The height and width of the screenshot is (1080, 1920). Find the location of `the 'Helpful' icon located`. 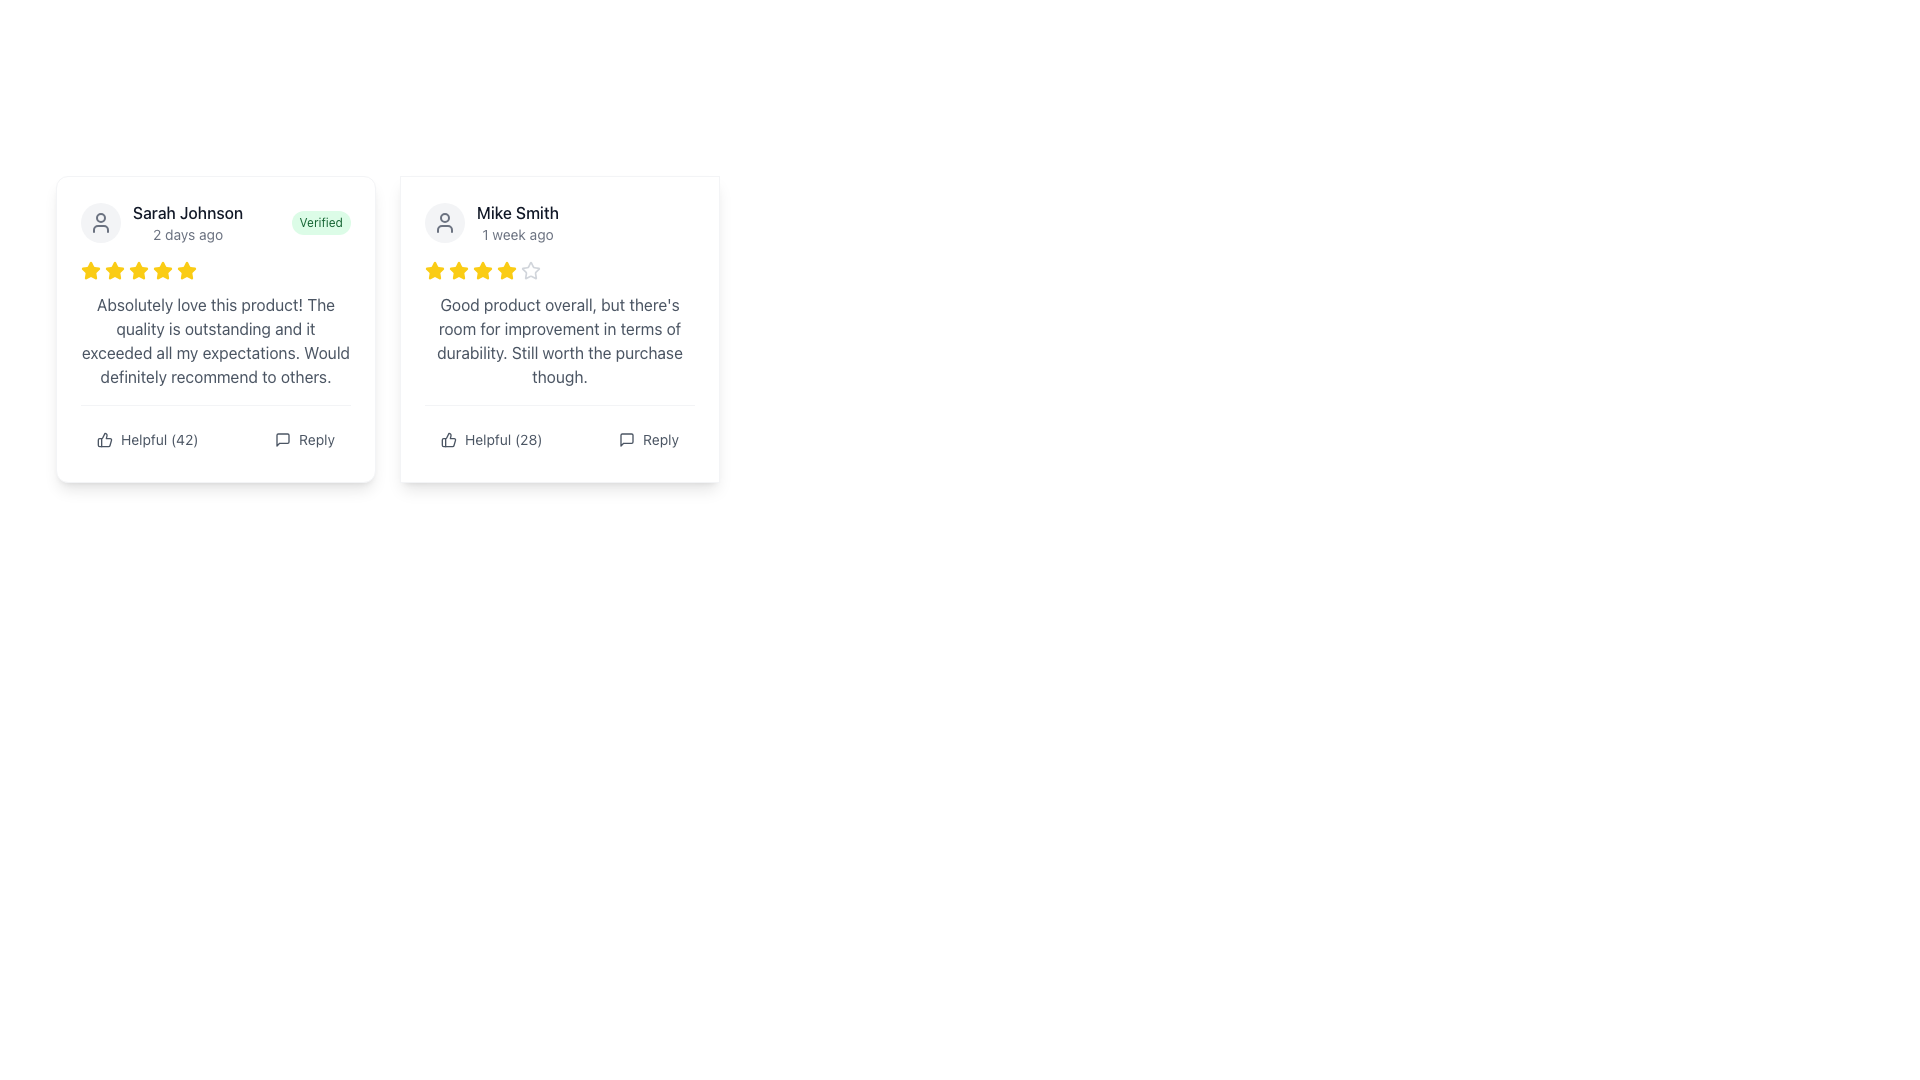

the 'Helpful' icon located is located at coordinates (448, 438).